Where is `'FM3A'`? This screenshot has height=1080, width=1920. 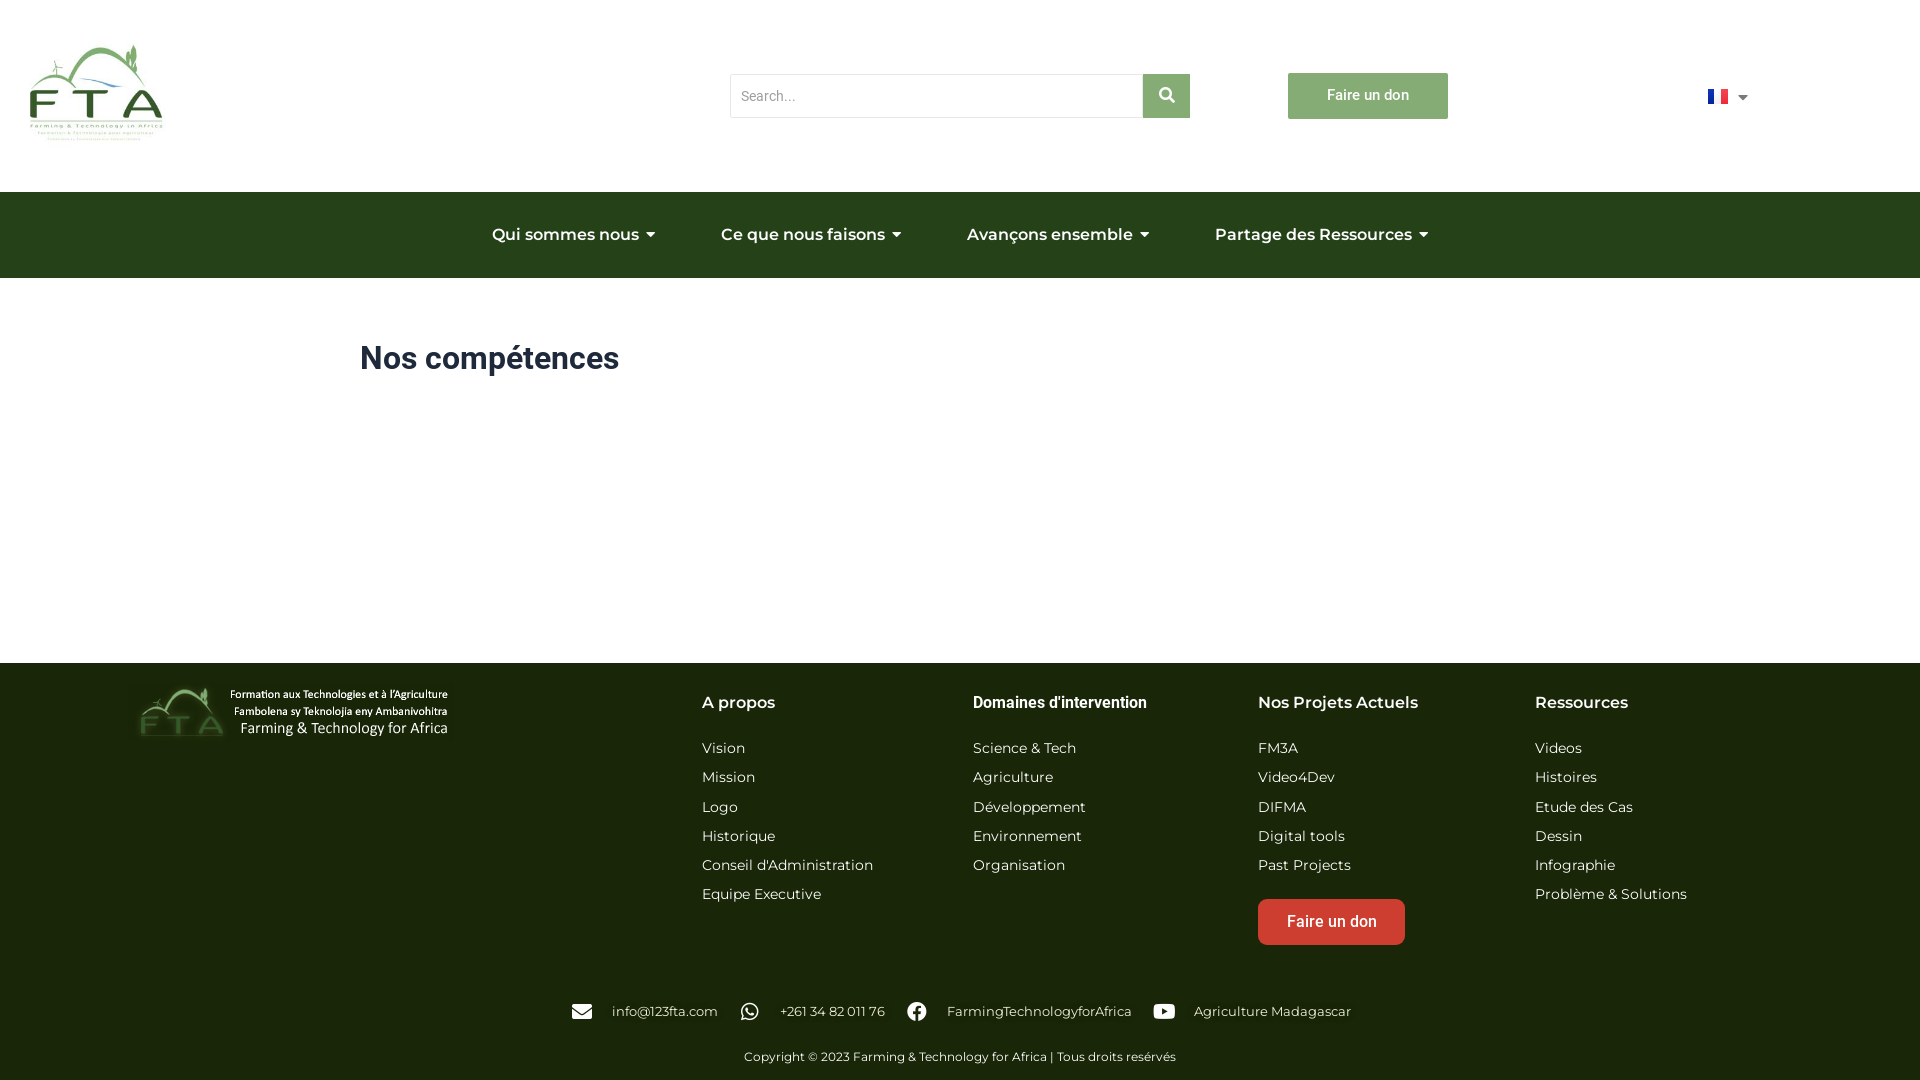 'FM3A' is located at coordinates (1276, 749).